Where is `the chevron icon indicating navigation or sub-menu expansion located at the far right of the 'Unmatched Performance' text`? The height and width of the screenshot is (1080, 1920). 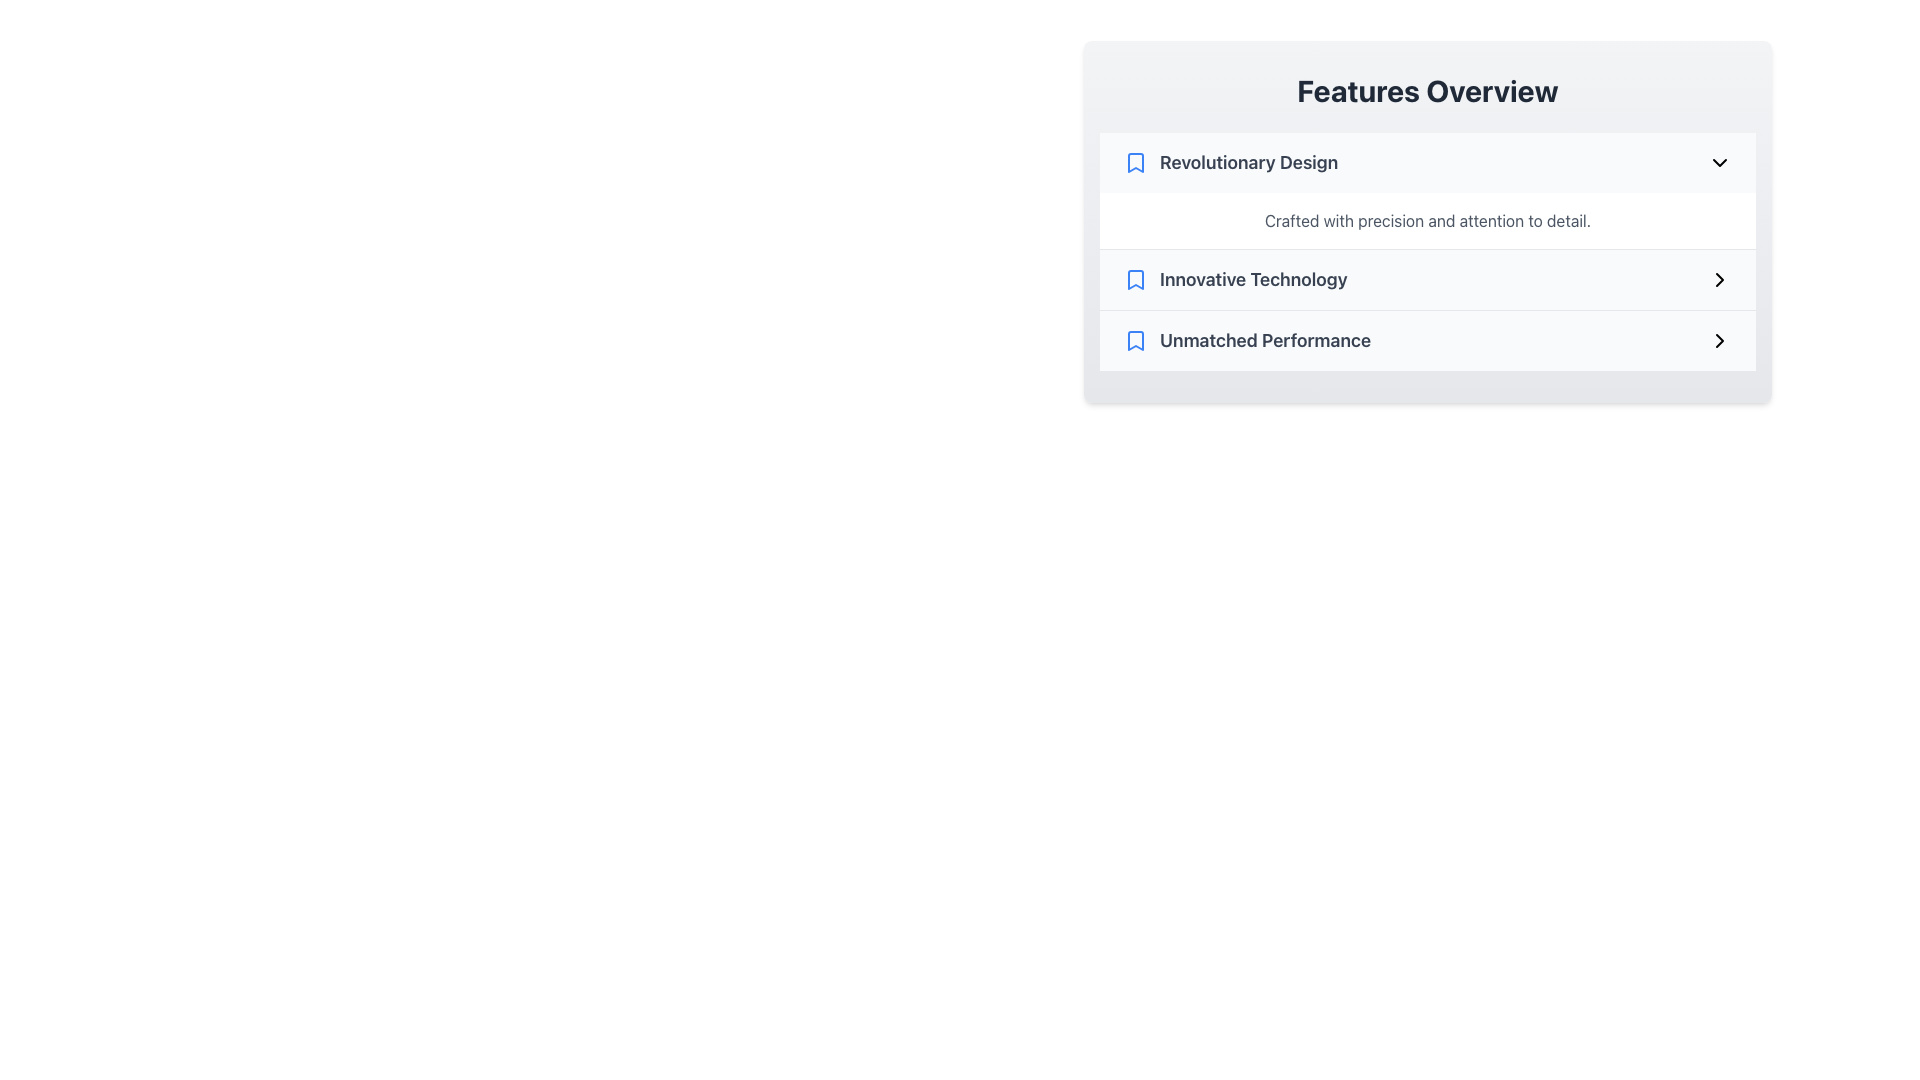
the chevron icon indicating navigation or sub-menu expansion located at the far right of the 'Unmatched Performance' text is located at coordinates (1718, 339).